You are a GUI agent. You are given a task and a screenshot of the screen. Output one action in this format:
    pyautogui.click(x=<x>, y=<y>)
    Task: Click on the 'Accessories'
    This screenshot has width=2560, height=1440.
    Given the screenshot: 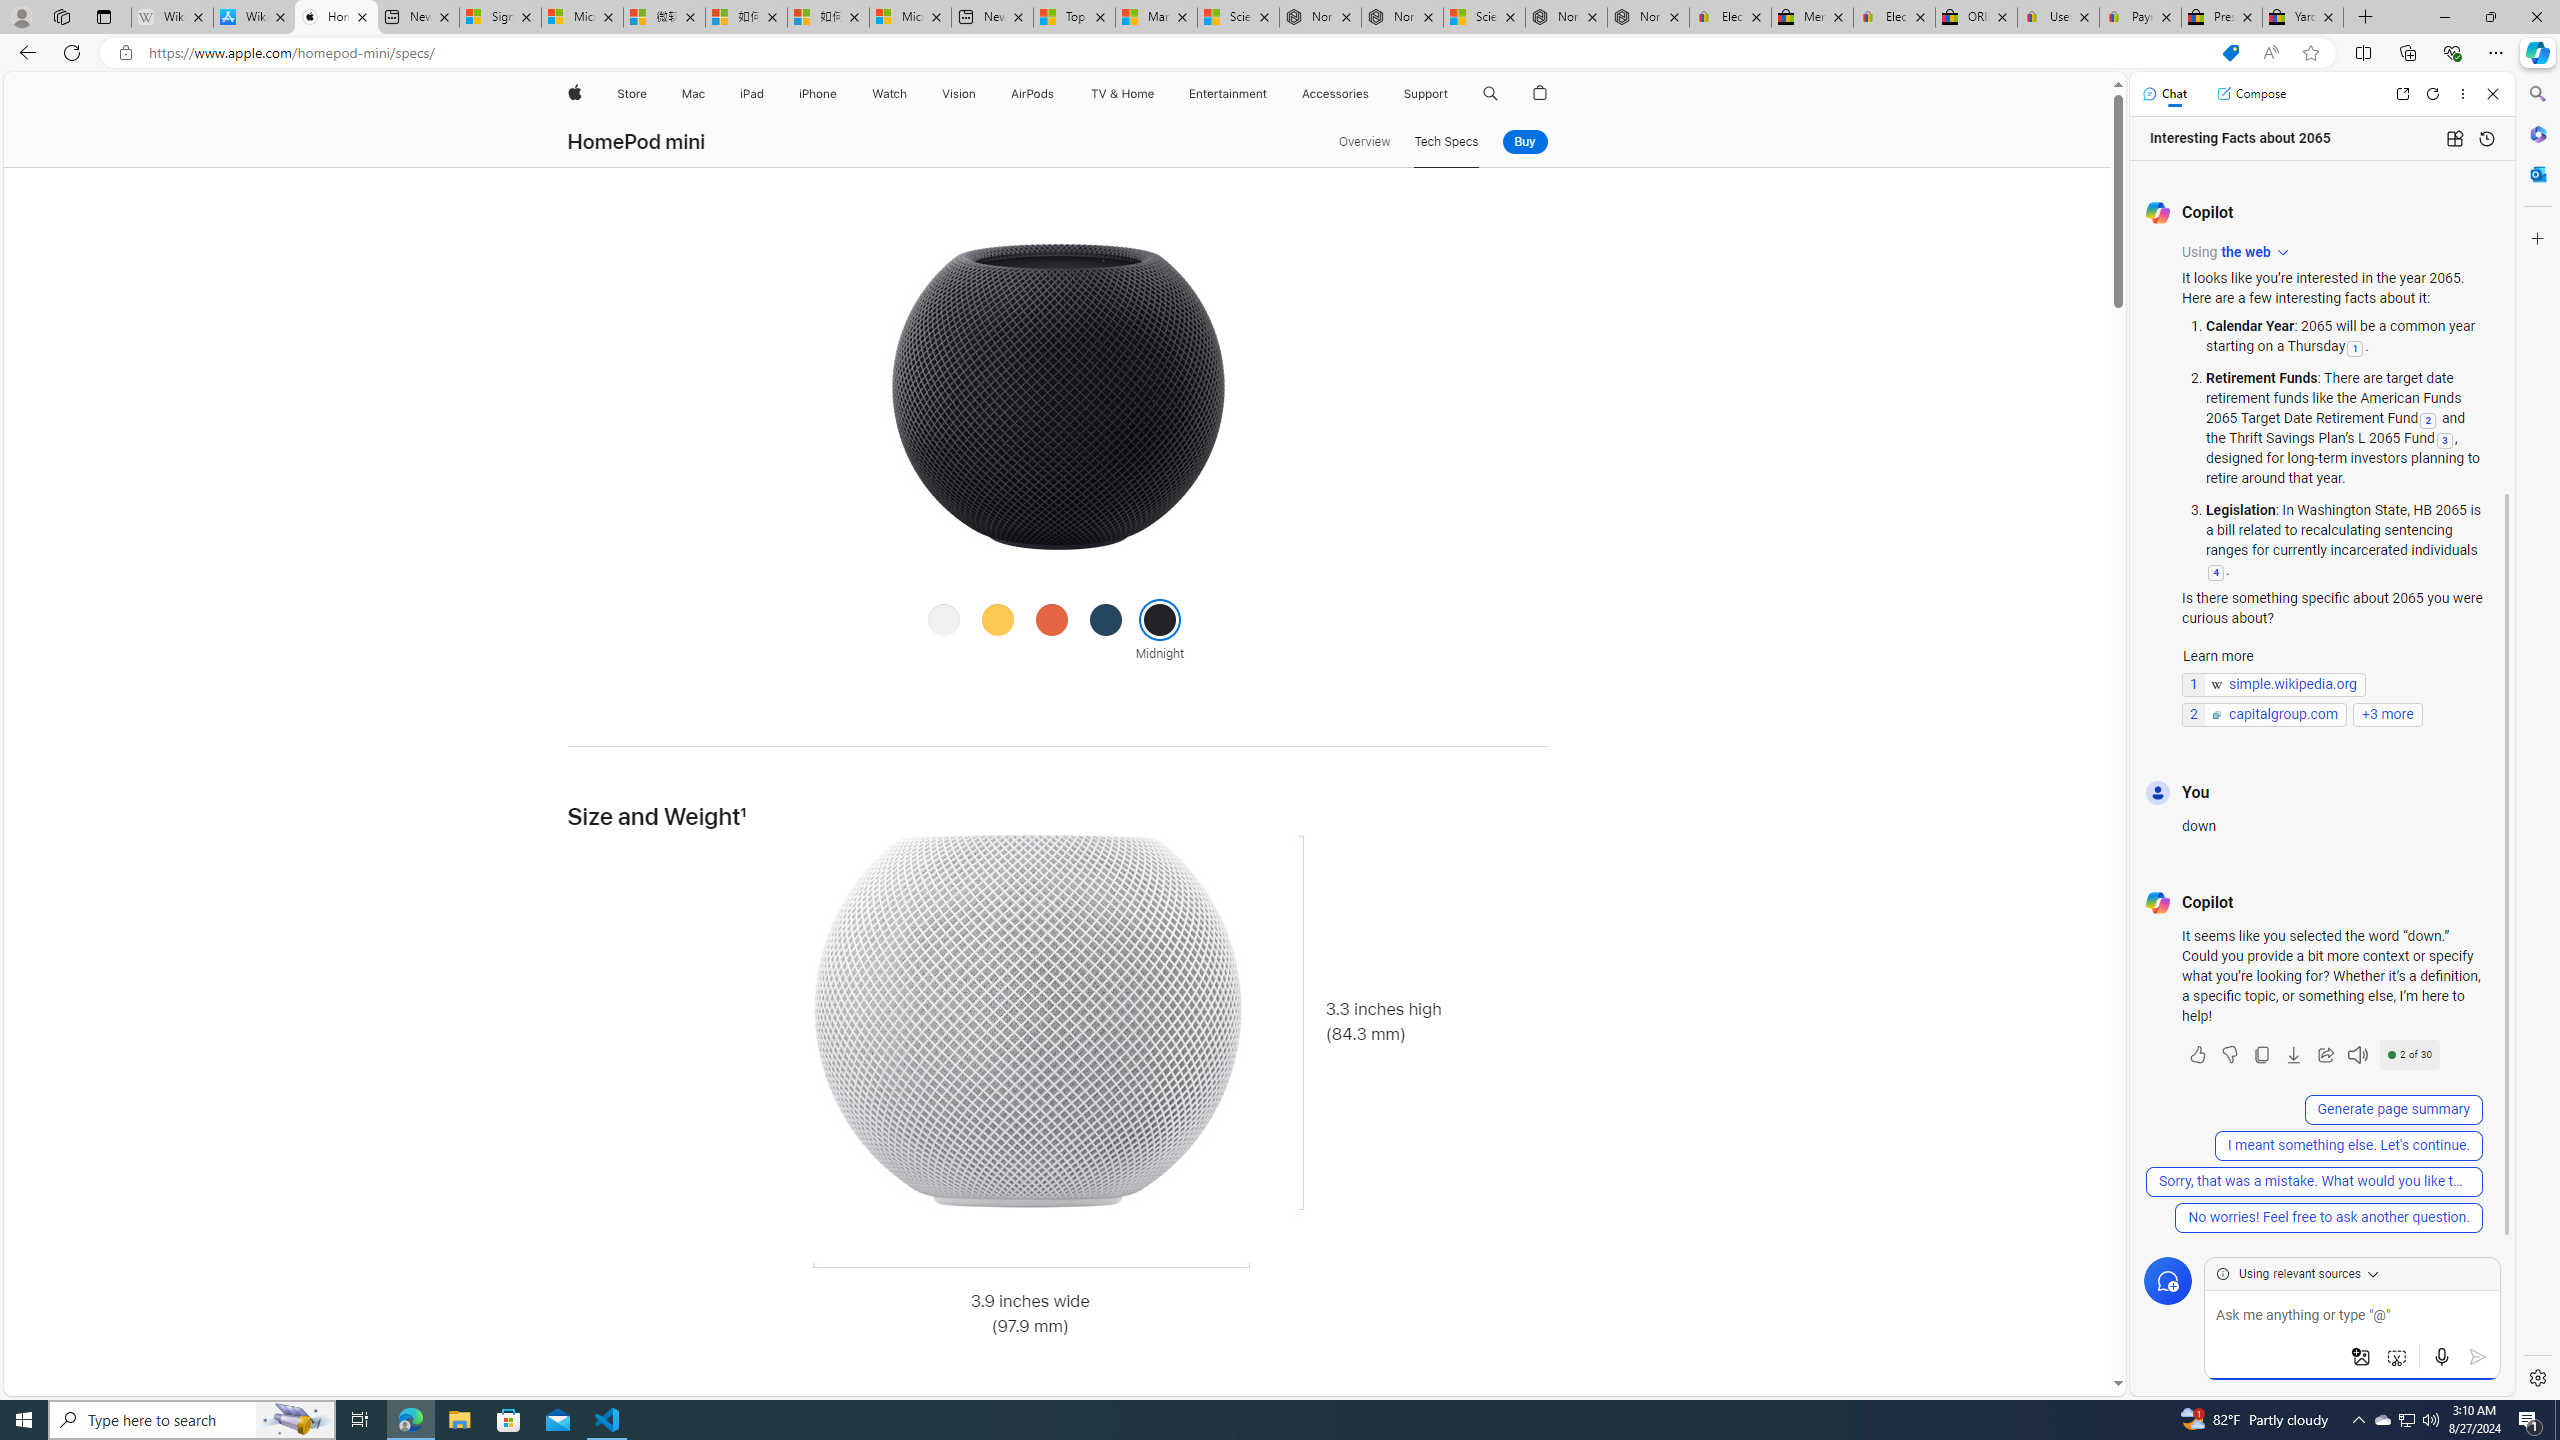 What is the action you would take?
    pyautogui.click(x=1334, y=93)
    